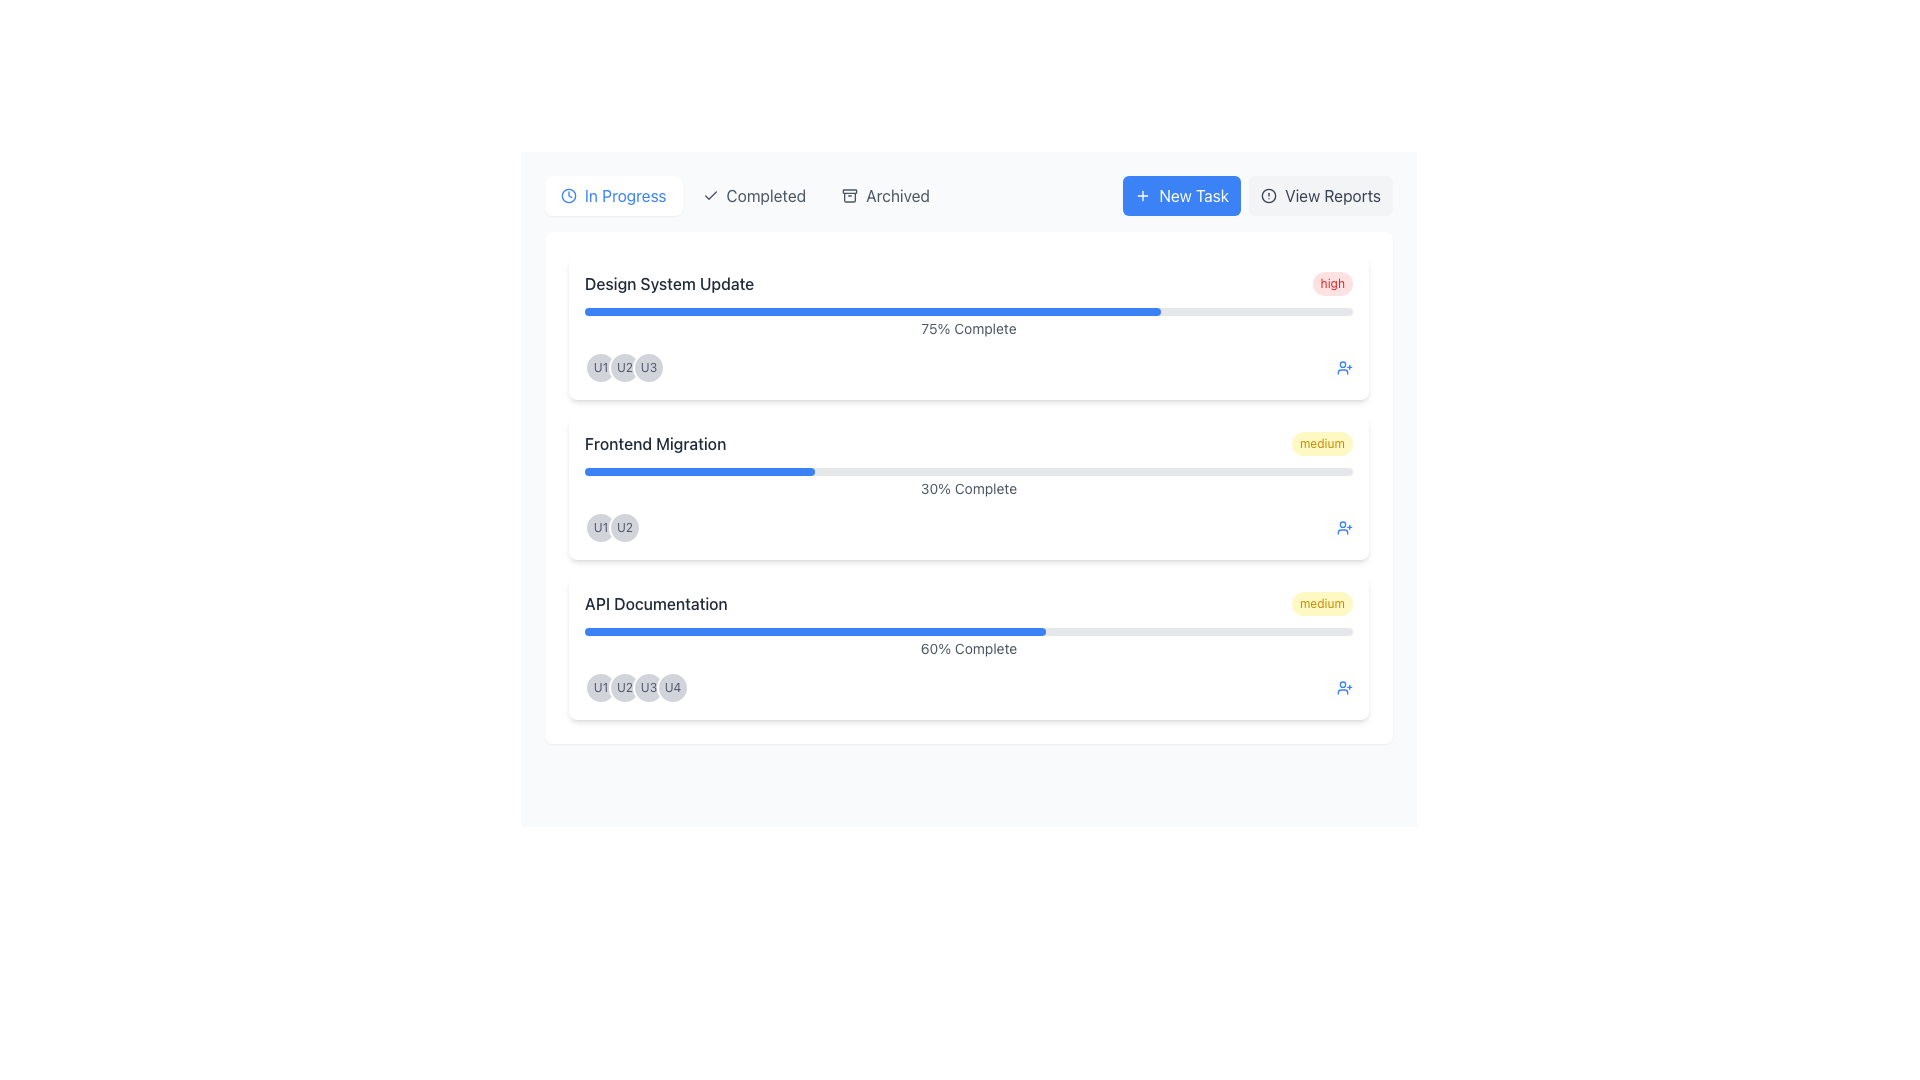  What do you see at coordinates (885, 196) in the screenshot?
I see `the 'Archived' button, which is the third button in a horizontal group` at bounding box center [885, 196].